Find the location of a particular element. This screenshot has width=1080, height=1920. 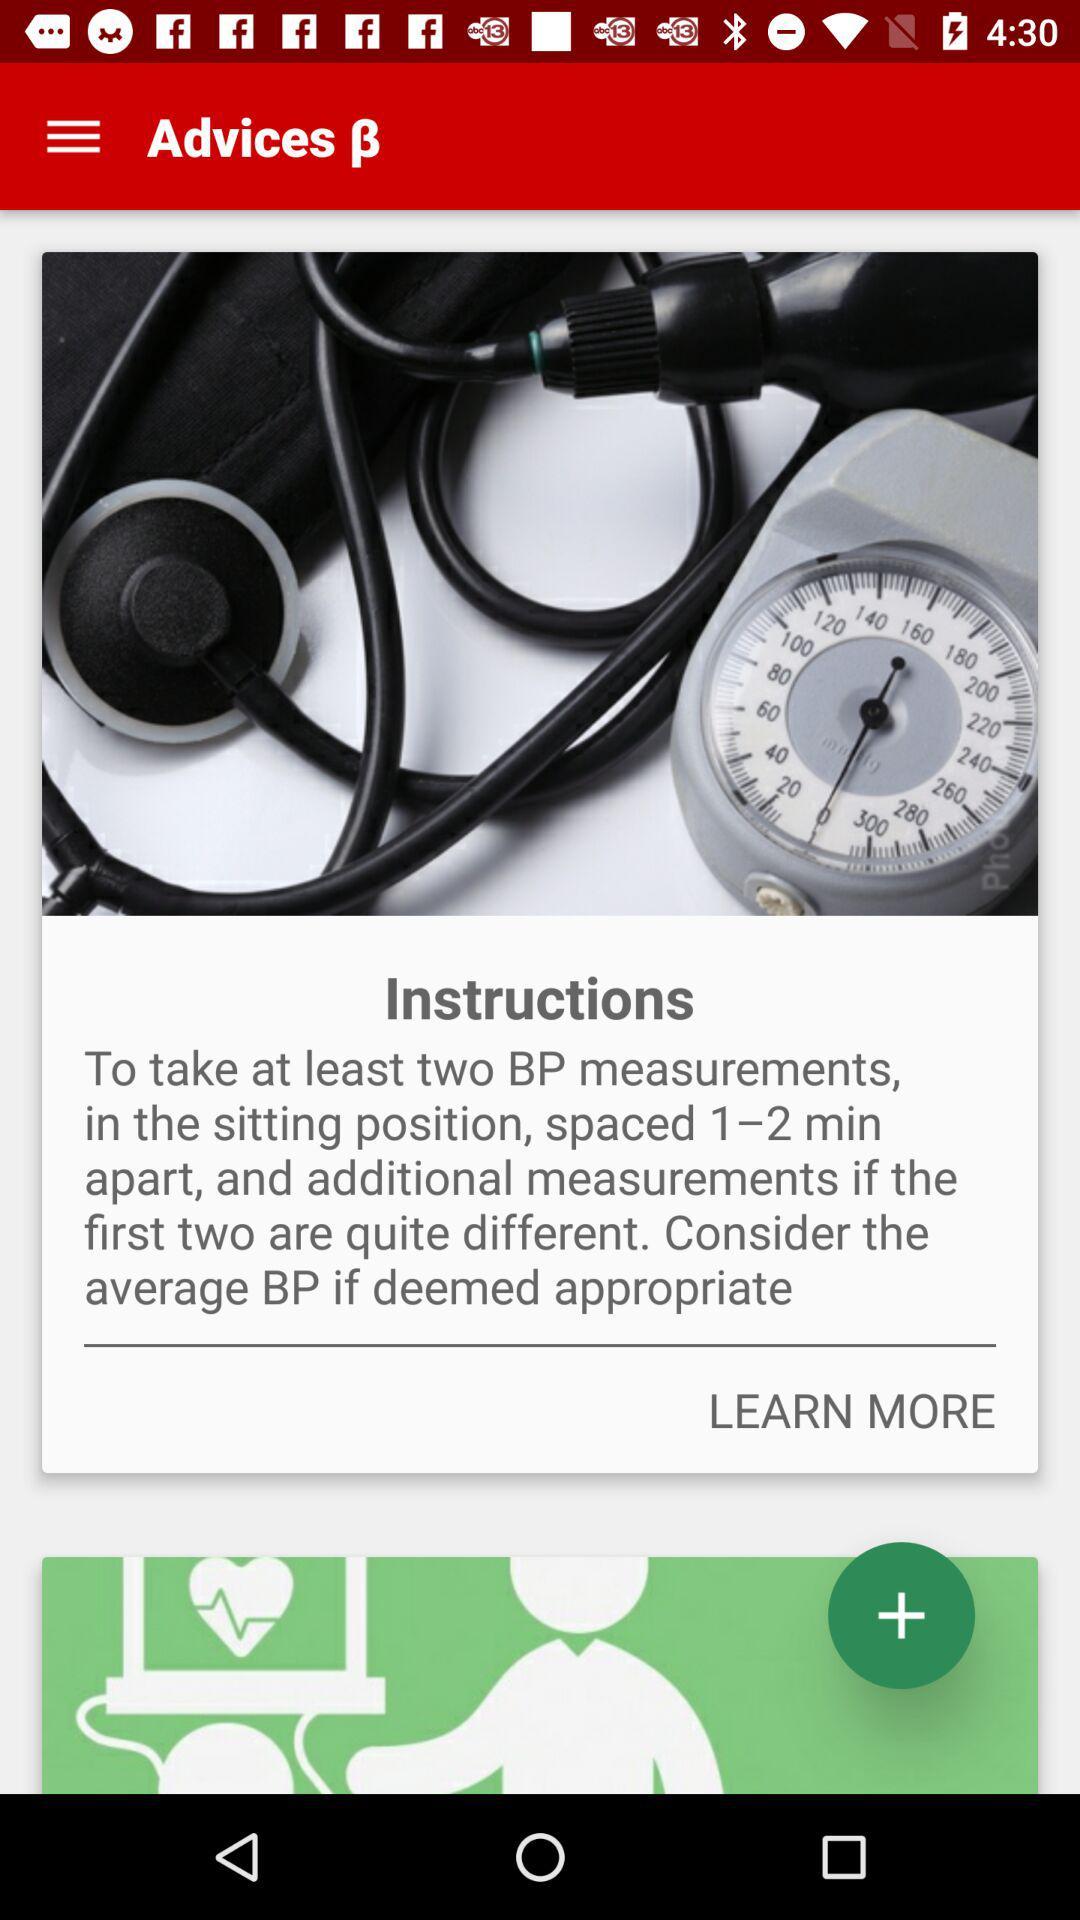

the learn more item is located at coordinates (540, 1409).